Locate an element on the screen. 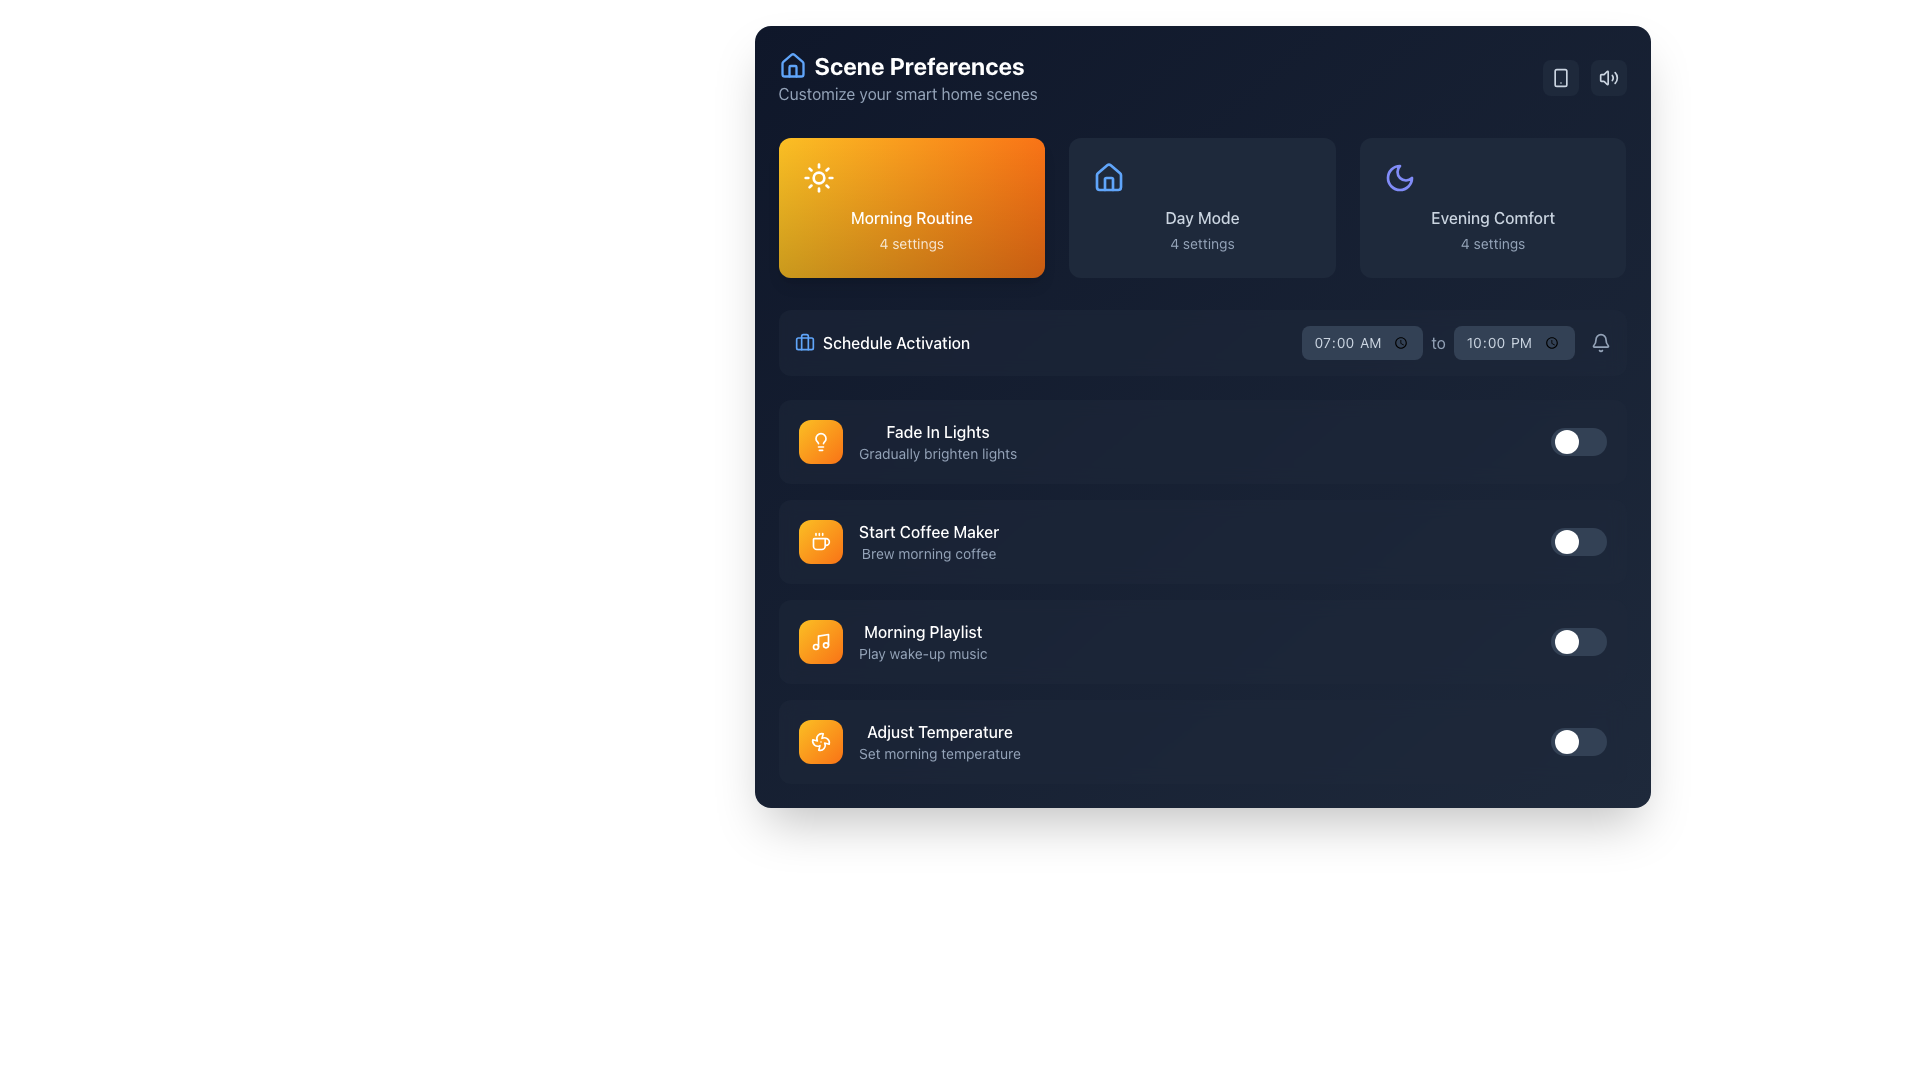  the descriptive text label that provides context about the 'Fade In Lights' feature, located directly under the 'Fade In Lights' header is located at coordinates (936, 454).